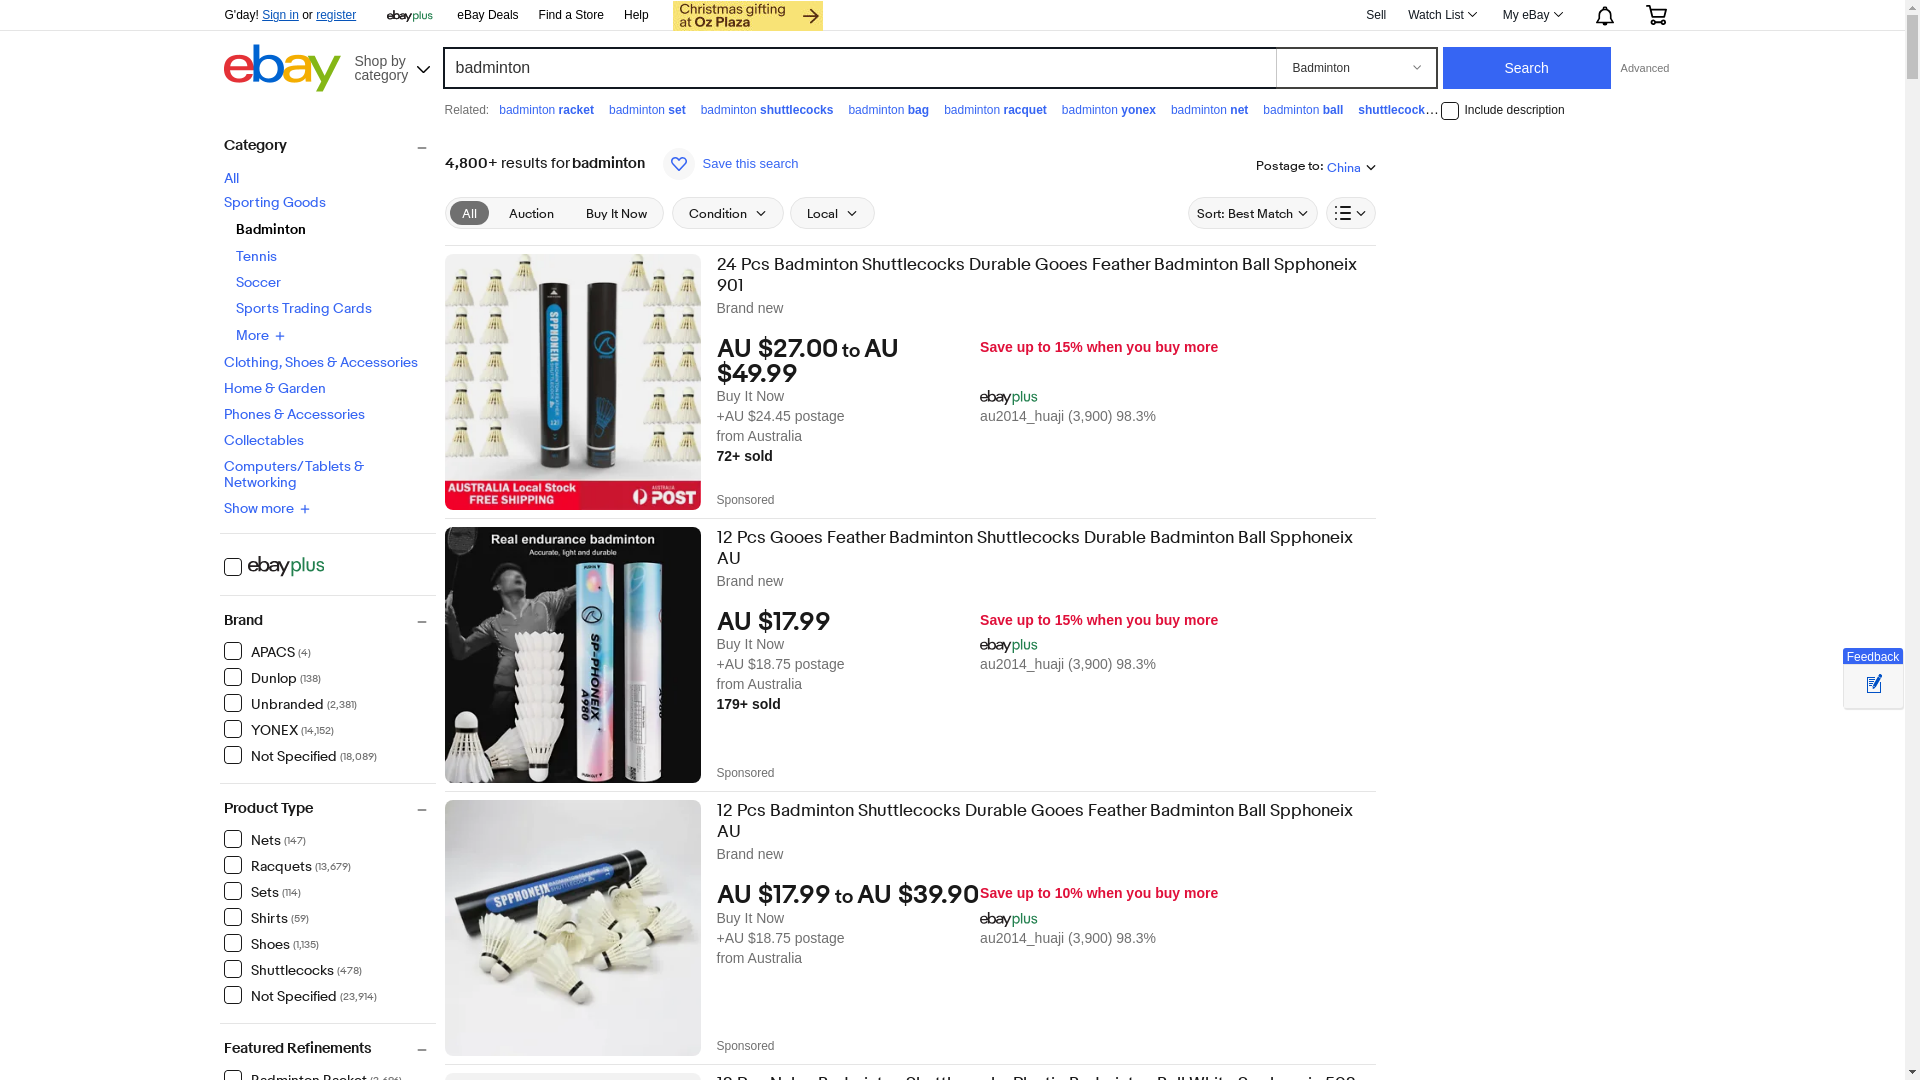  Describe the element at coordinates (1315, 164) in the screenshot. I see `'Postage to: China'` at that location.